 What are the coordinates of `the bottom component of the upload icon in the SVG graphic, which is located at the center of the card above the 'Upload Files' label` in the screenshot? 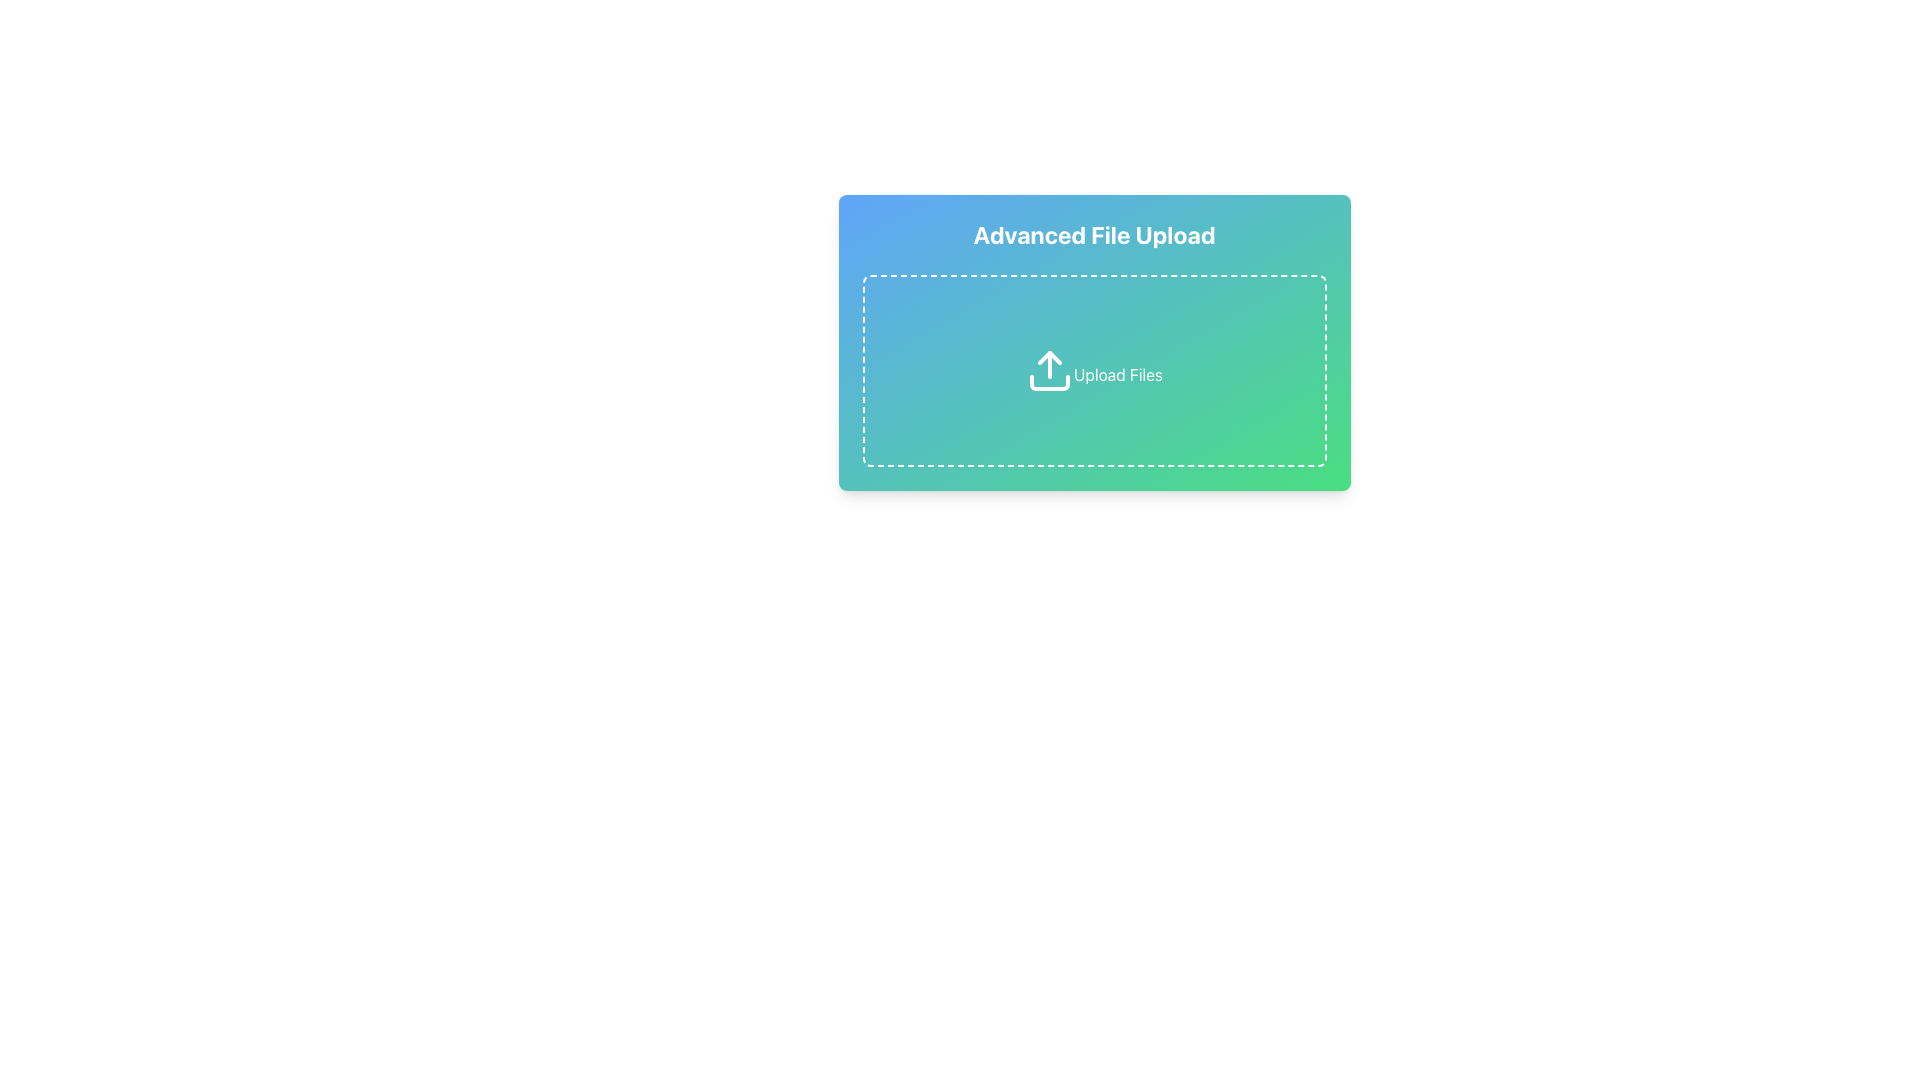 It's located at (1048, 382).